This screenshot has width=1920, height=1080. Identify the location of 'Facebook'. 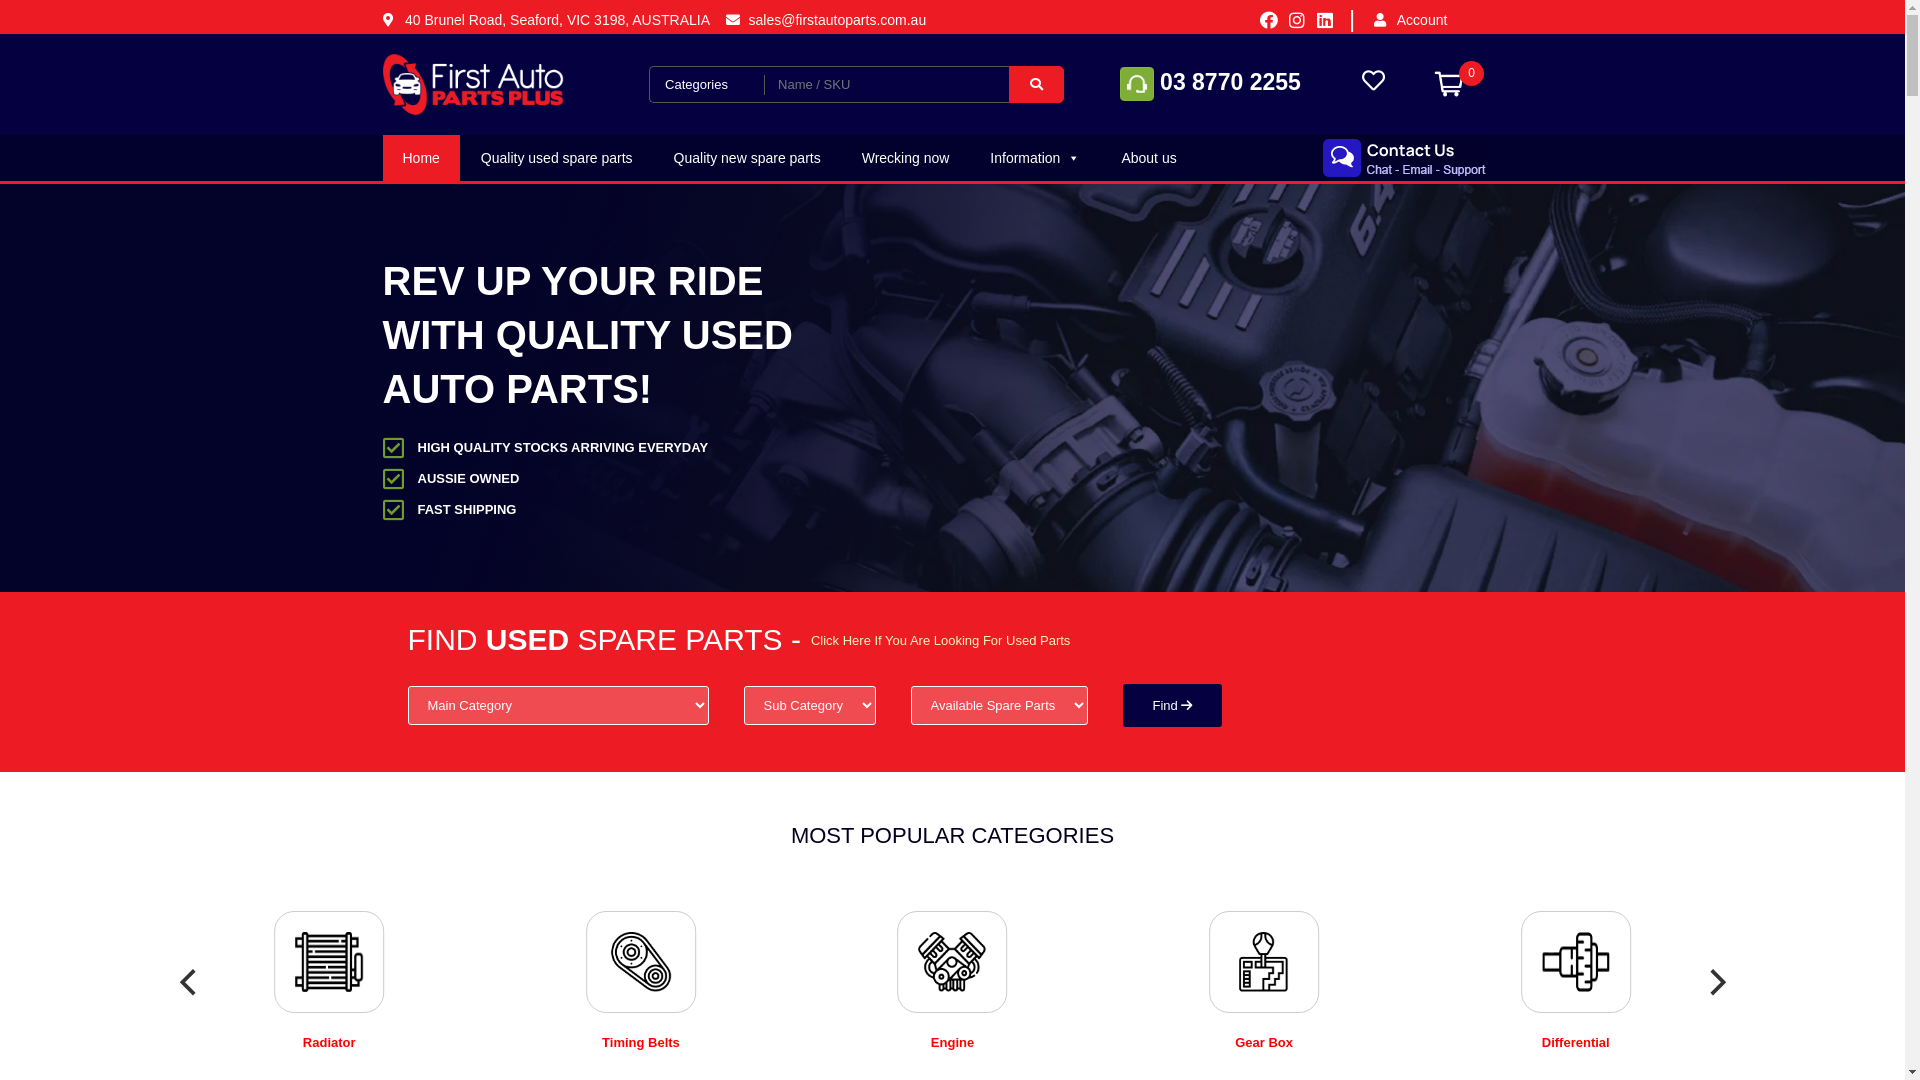
(1267, 19).